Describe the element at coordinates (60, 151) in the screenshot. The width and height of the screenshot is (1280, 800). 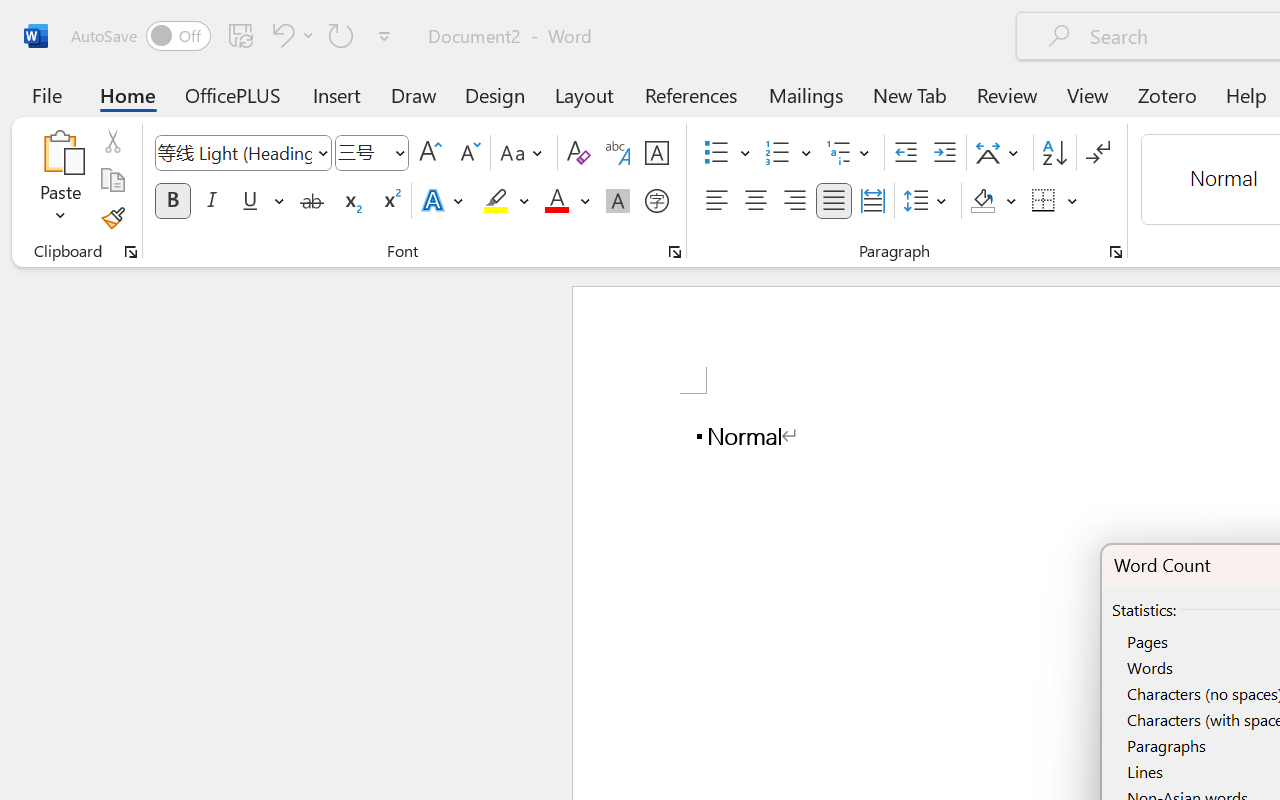
I see `'Paste'` at that location.